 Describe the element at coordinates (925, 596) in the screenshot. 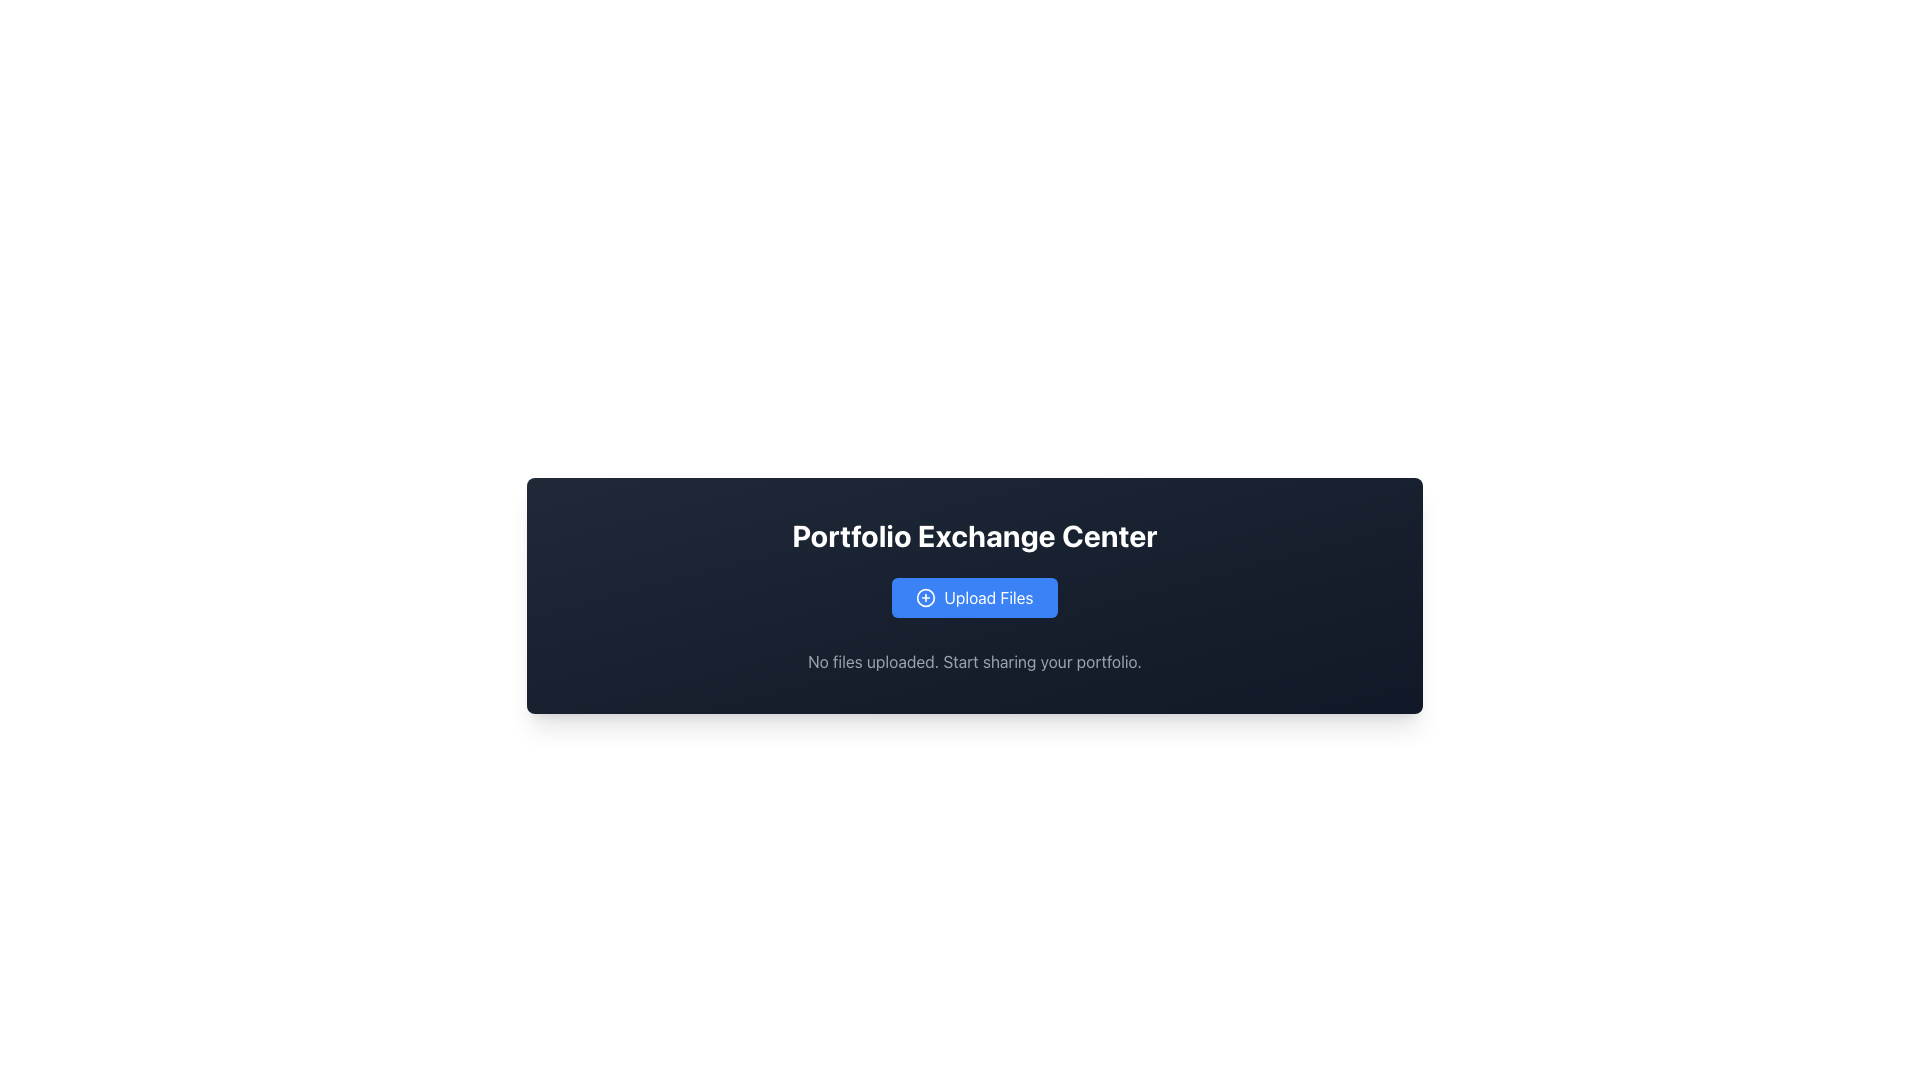

I see `the circular '+' icon with a thin blue outline located inside the 'Upload Files' button, to the left of the button's text label` at that location.